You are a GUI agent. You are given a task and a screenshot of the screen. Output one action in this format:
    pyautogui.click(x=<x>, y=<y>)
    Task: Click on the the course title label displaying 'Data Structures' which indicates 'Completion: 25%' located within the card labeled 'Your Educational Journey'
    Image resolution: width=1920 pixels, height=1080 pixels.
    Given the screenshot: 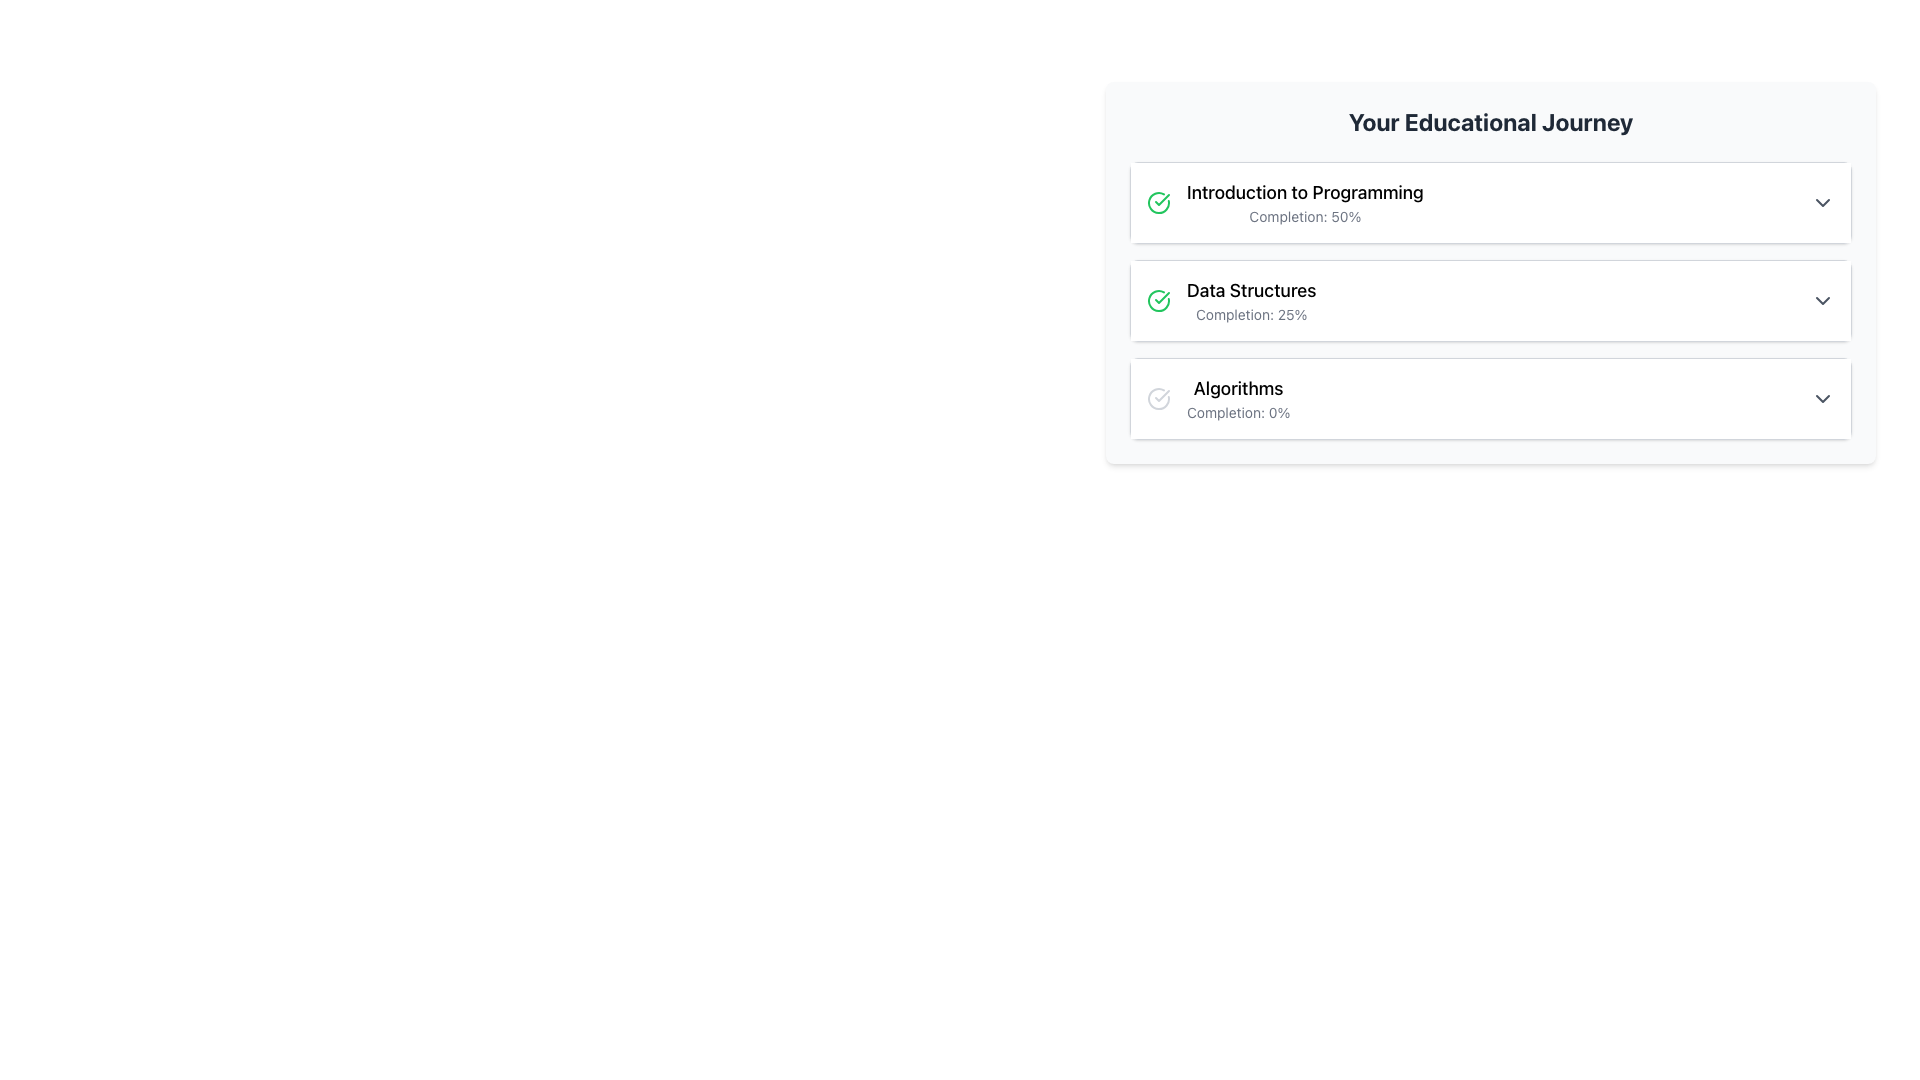 What is the action you would take?
    pyautogui.click(x=1250, y=300)
    